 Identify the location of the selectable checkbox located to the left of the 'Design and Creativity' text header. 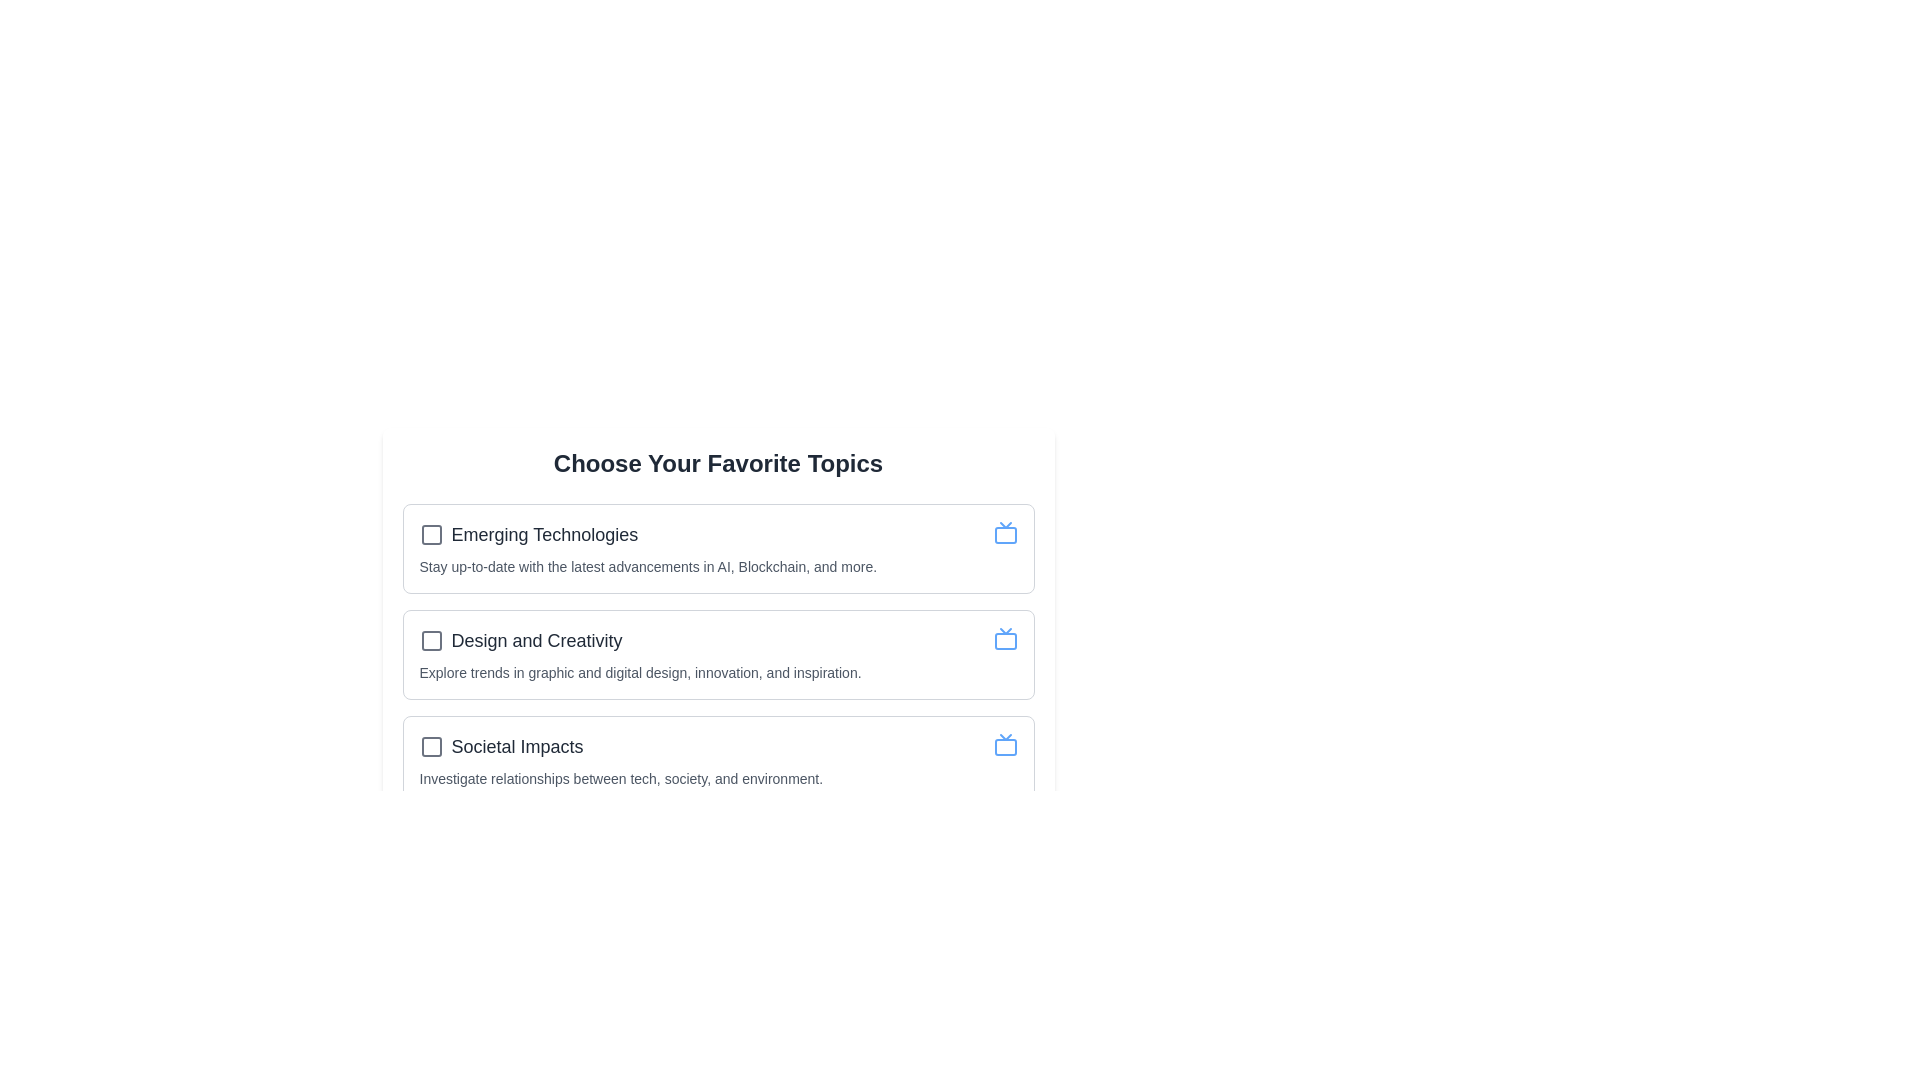
(430, 640).